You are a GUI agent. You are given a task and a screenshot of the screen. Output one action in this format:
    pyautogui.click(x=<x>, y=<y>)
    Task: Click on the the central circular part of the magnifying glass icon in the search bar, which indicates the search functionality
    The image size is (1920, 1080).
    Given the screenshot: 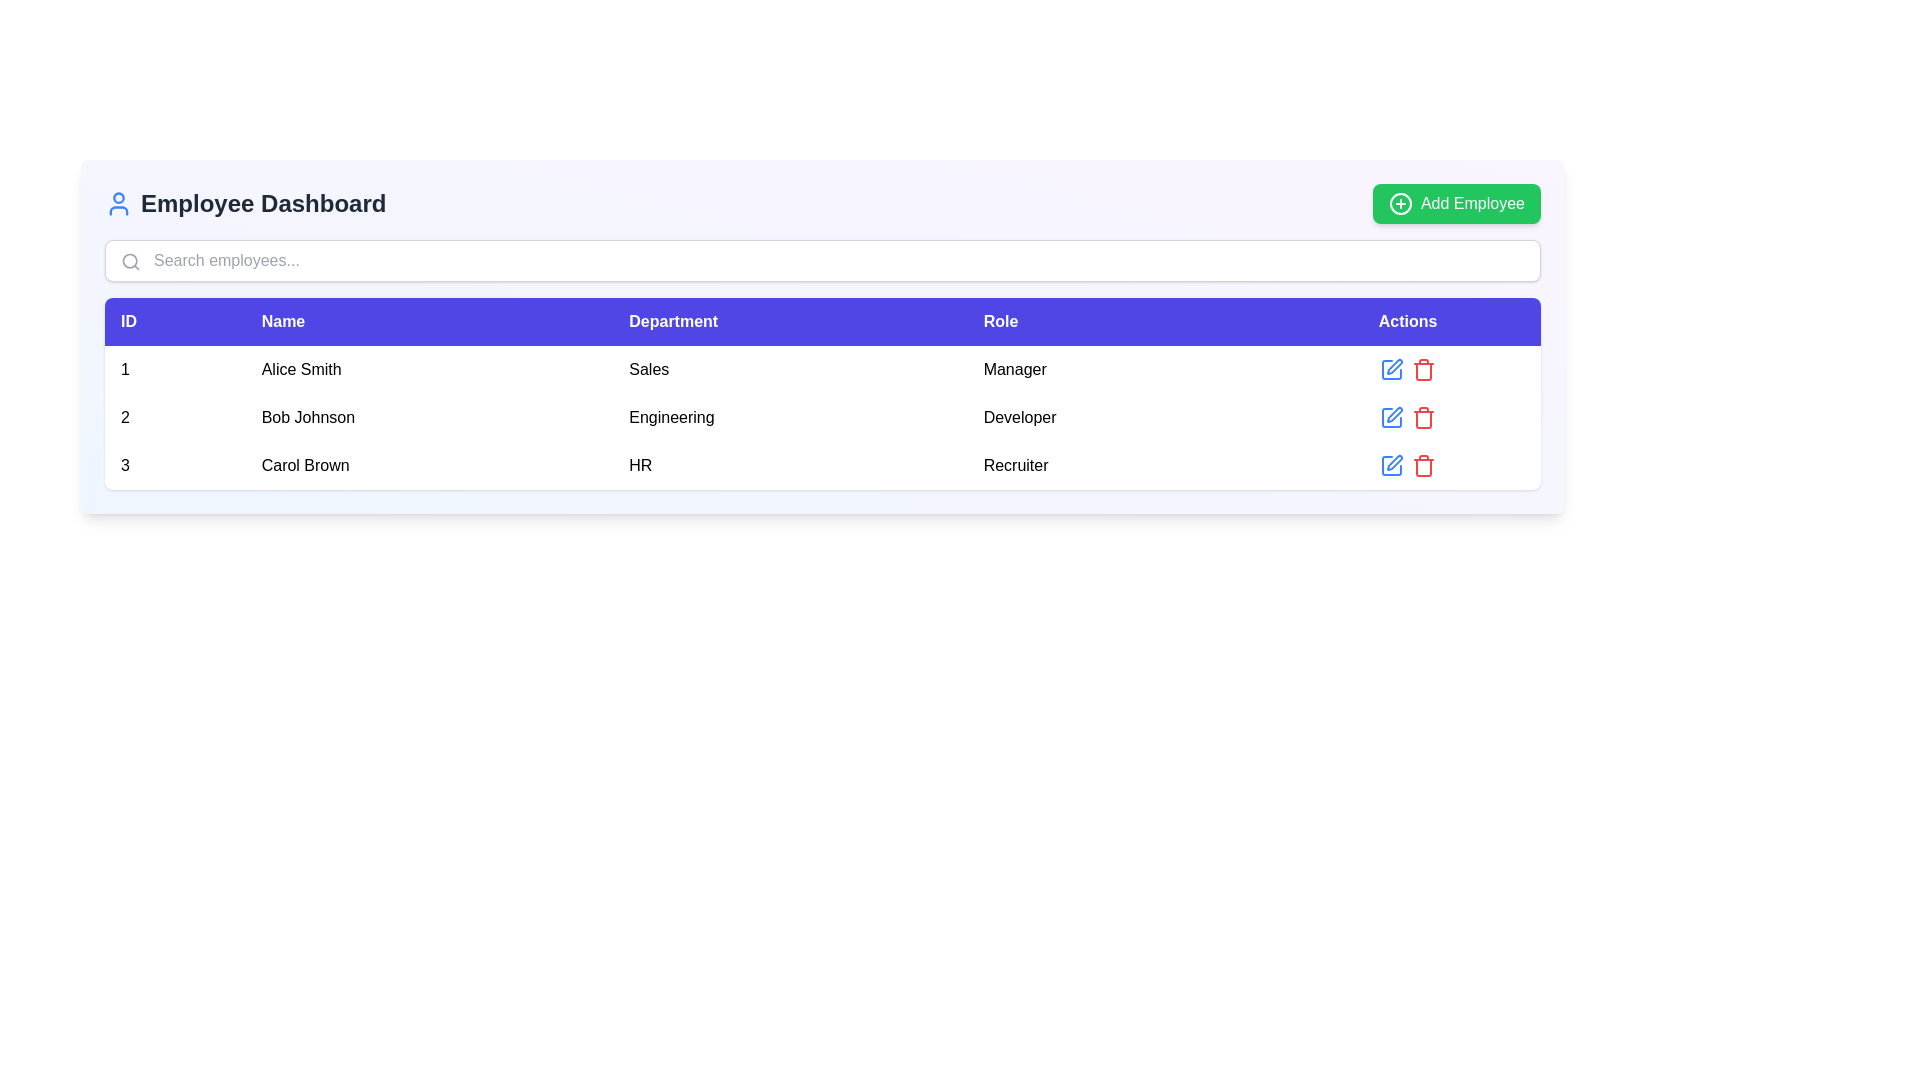 What is the action you would take?
    pyautogui.click(x=129, y=260)
    